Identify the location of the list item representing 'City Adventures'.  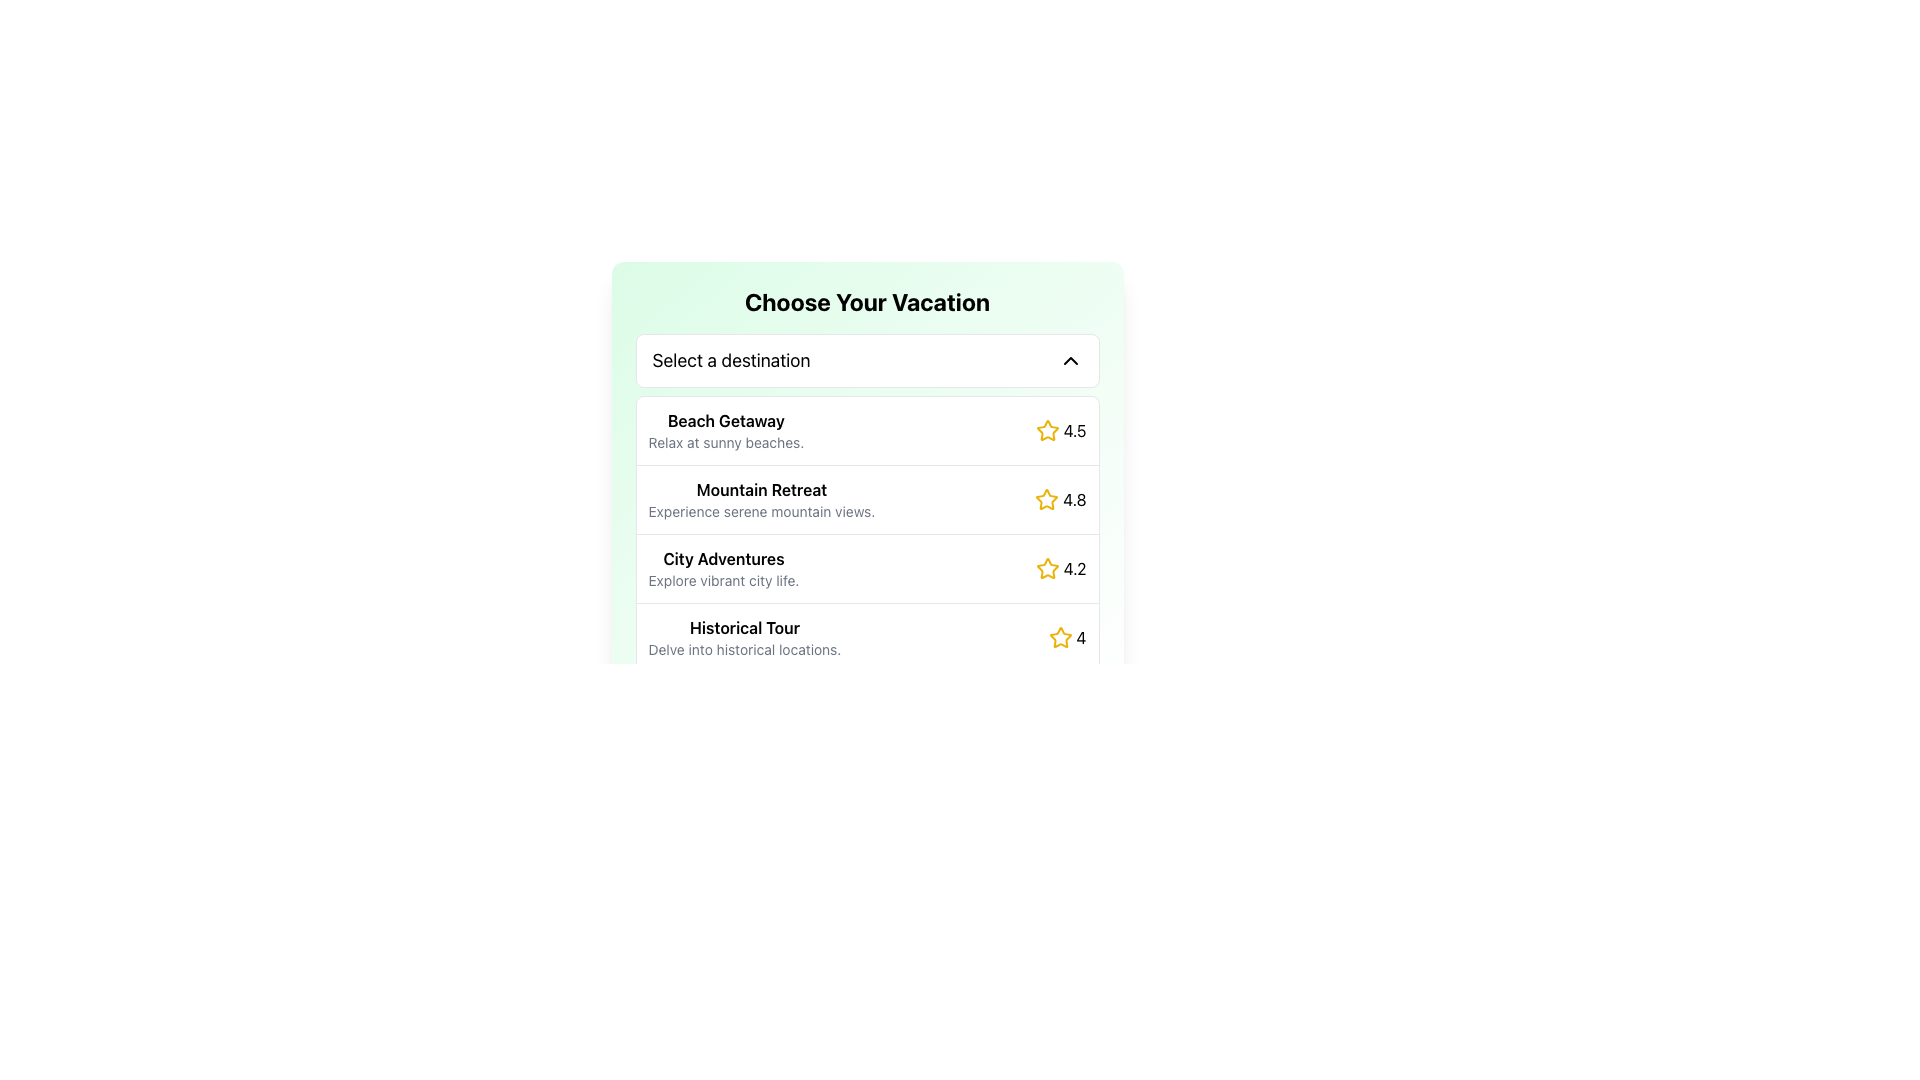
(867, 568).